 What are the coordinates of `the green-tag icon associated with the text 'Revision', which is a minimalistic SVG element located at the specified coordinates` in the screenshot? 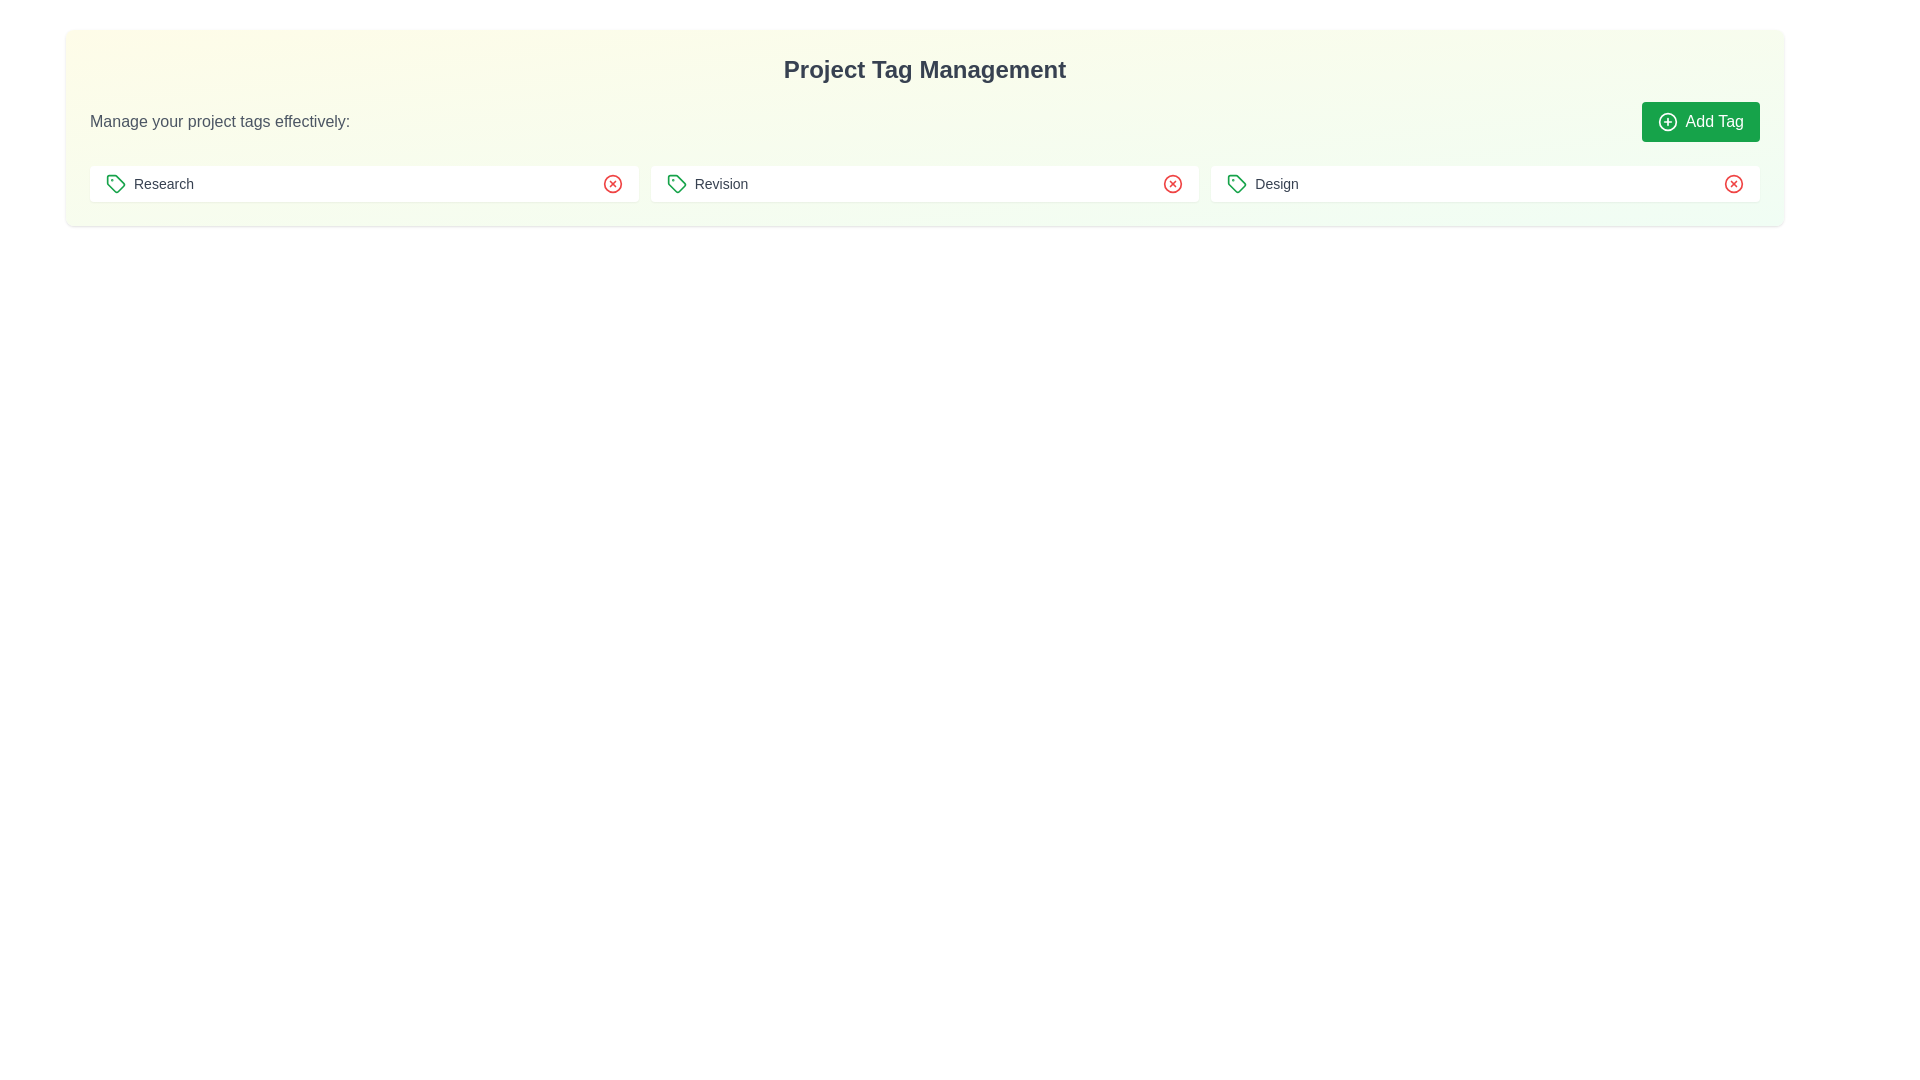 It's located at (676, 184).